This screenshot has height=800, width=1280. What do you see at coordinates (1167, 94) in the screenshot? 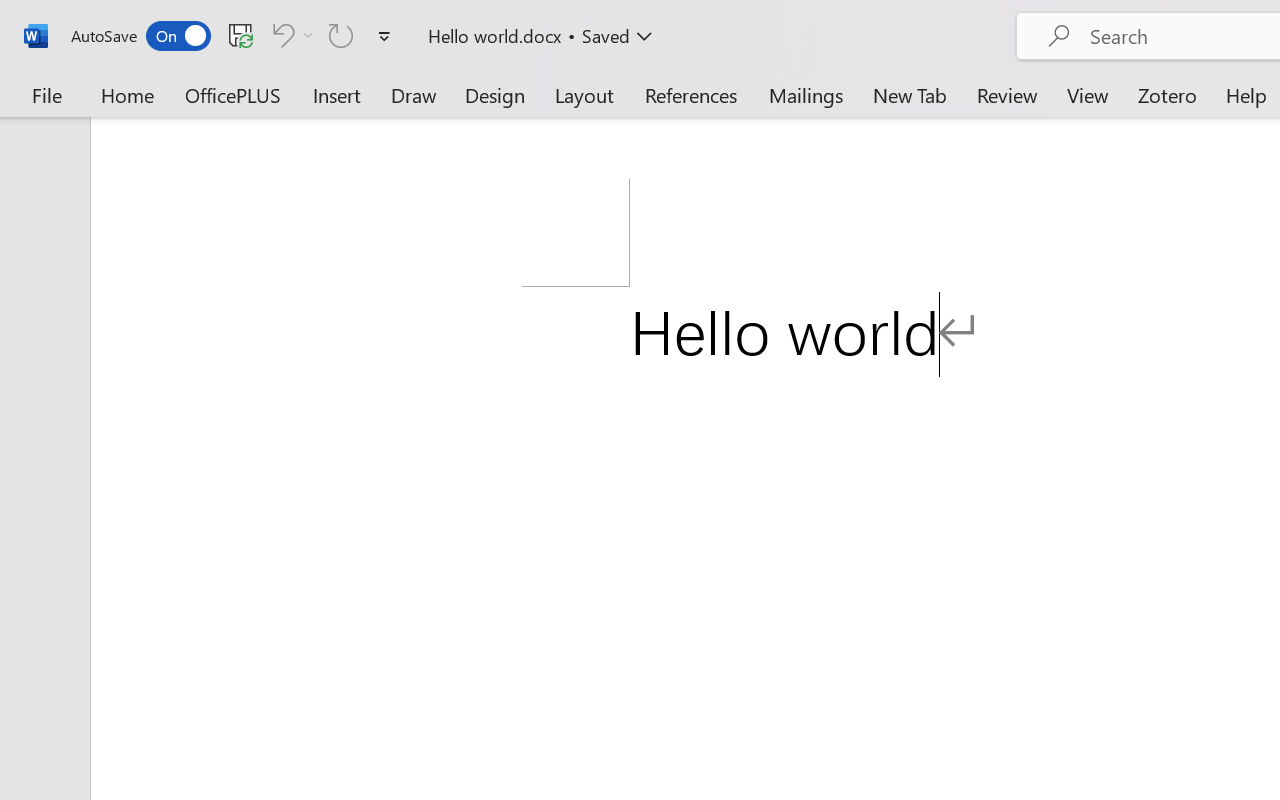
I see `'Zotero'` at bounding box center [1167, 94].